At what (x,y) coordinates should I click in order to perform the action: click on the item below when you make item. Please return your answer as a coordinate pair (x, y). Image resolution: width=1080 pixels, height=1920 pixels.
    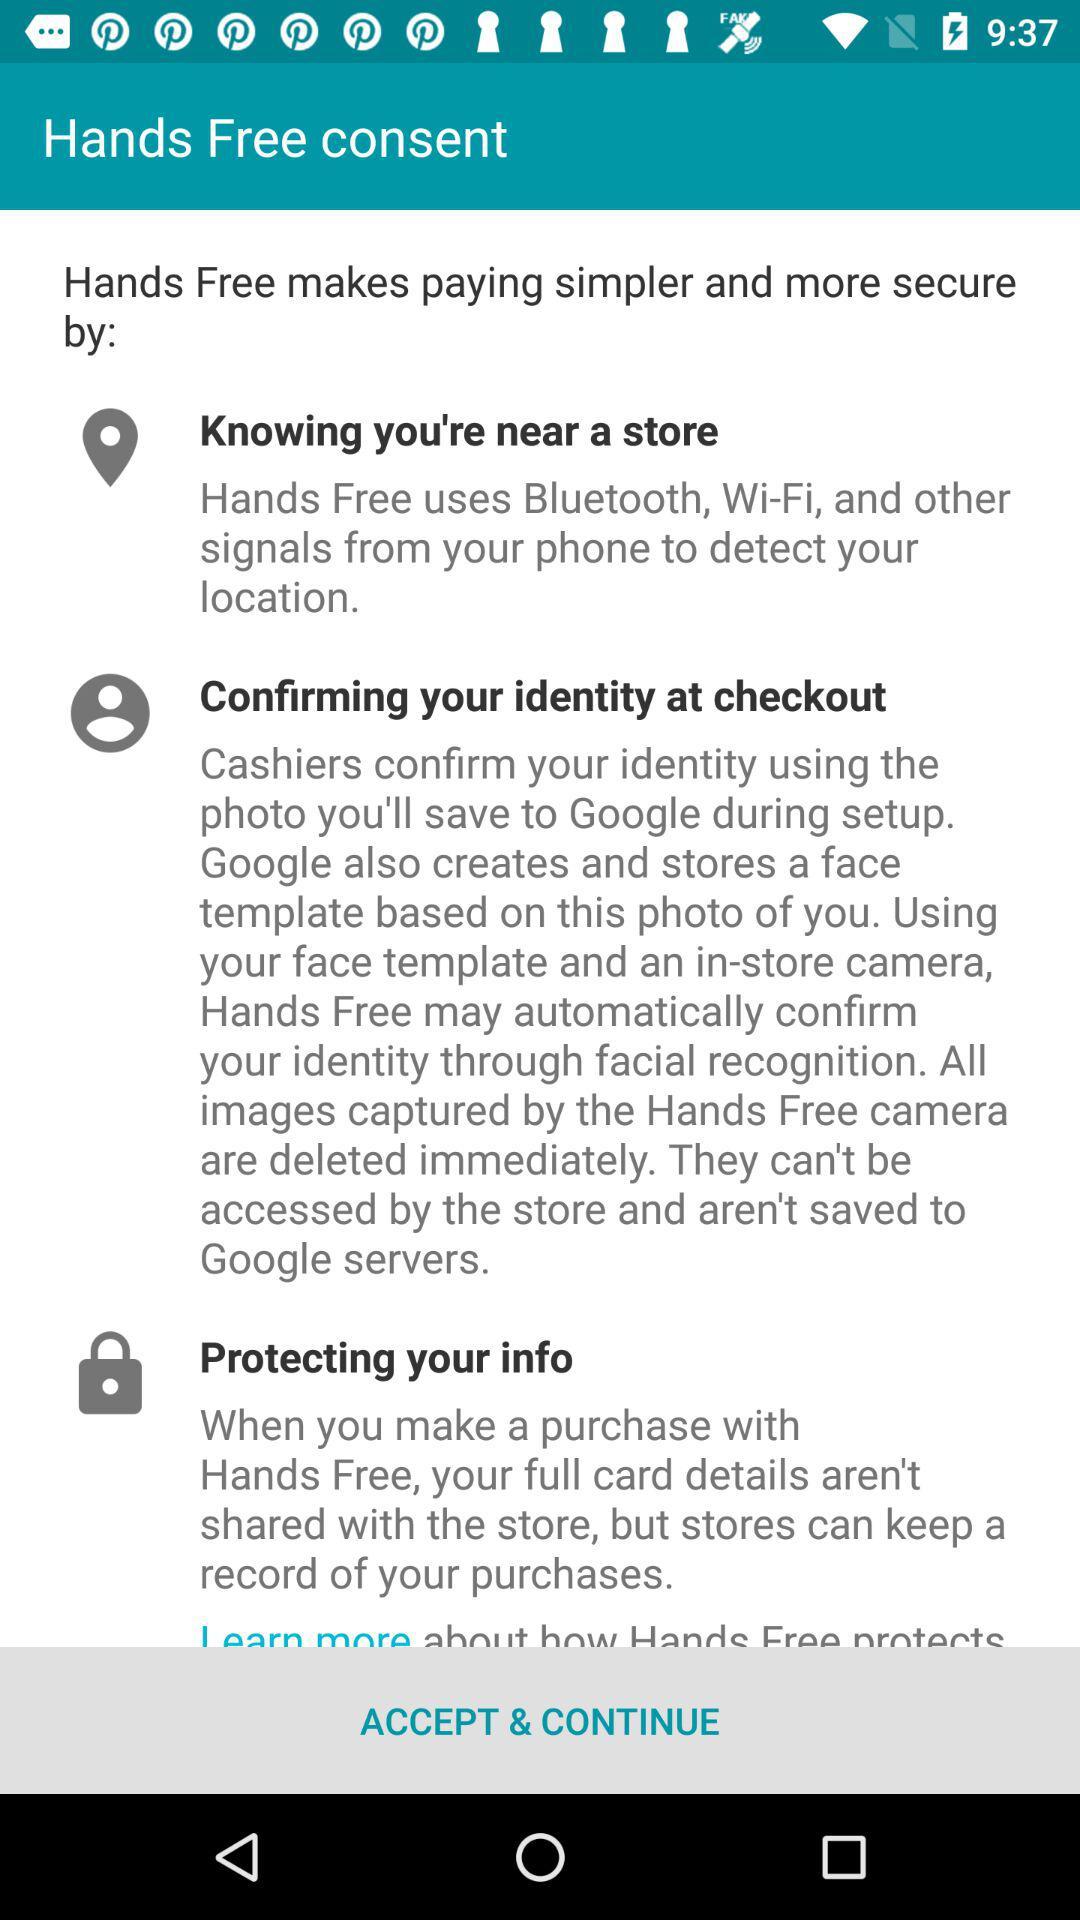
    Looking at the image, I should click on (639, 1623).